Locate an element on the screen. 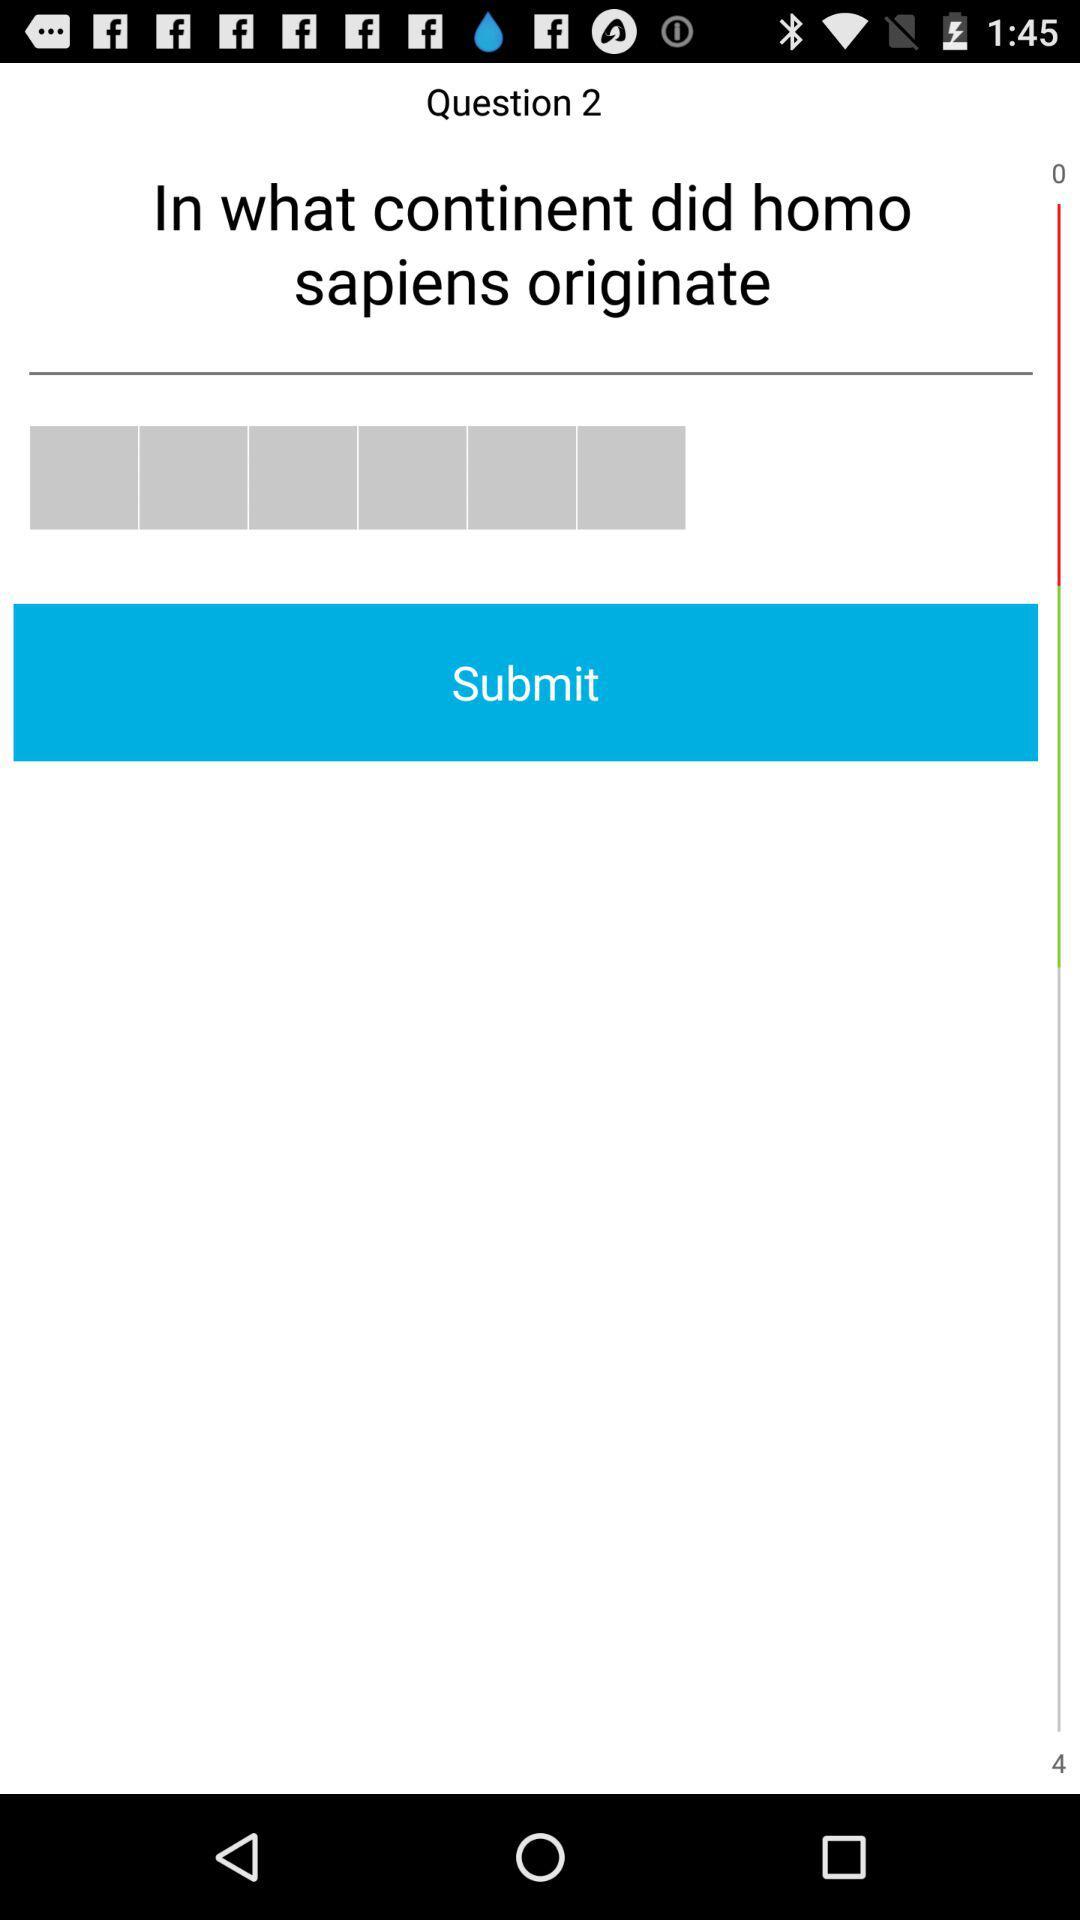 The width and height of the screenshot is (1080, 1920). the item above the submit icon is located at coordinates (520, 476).